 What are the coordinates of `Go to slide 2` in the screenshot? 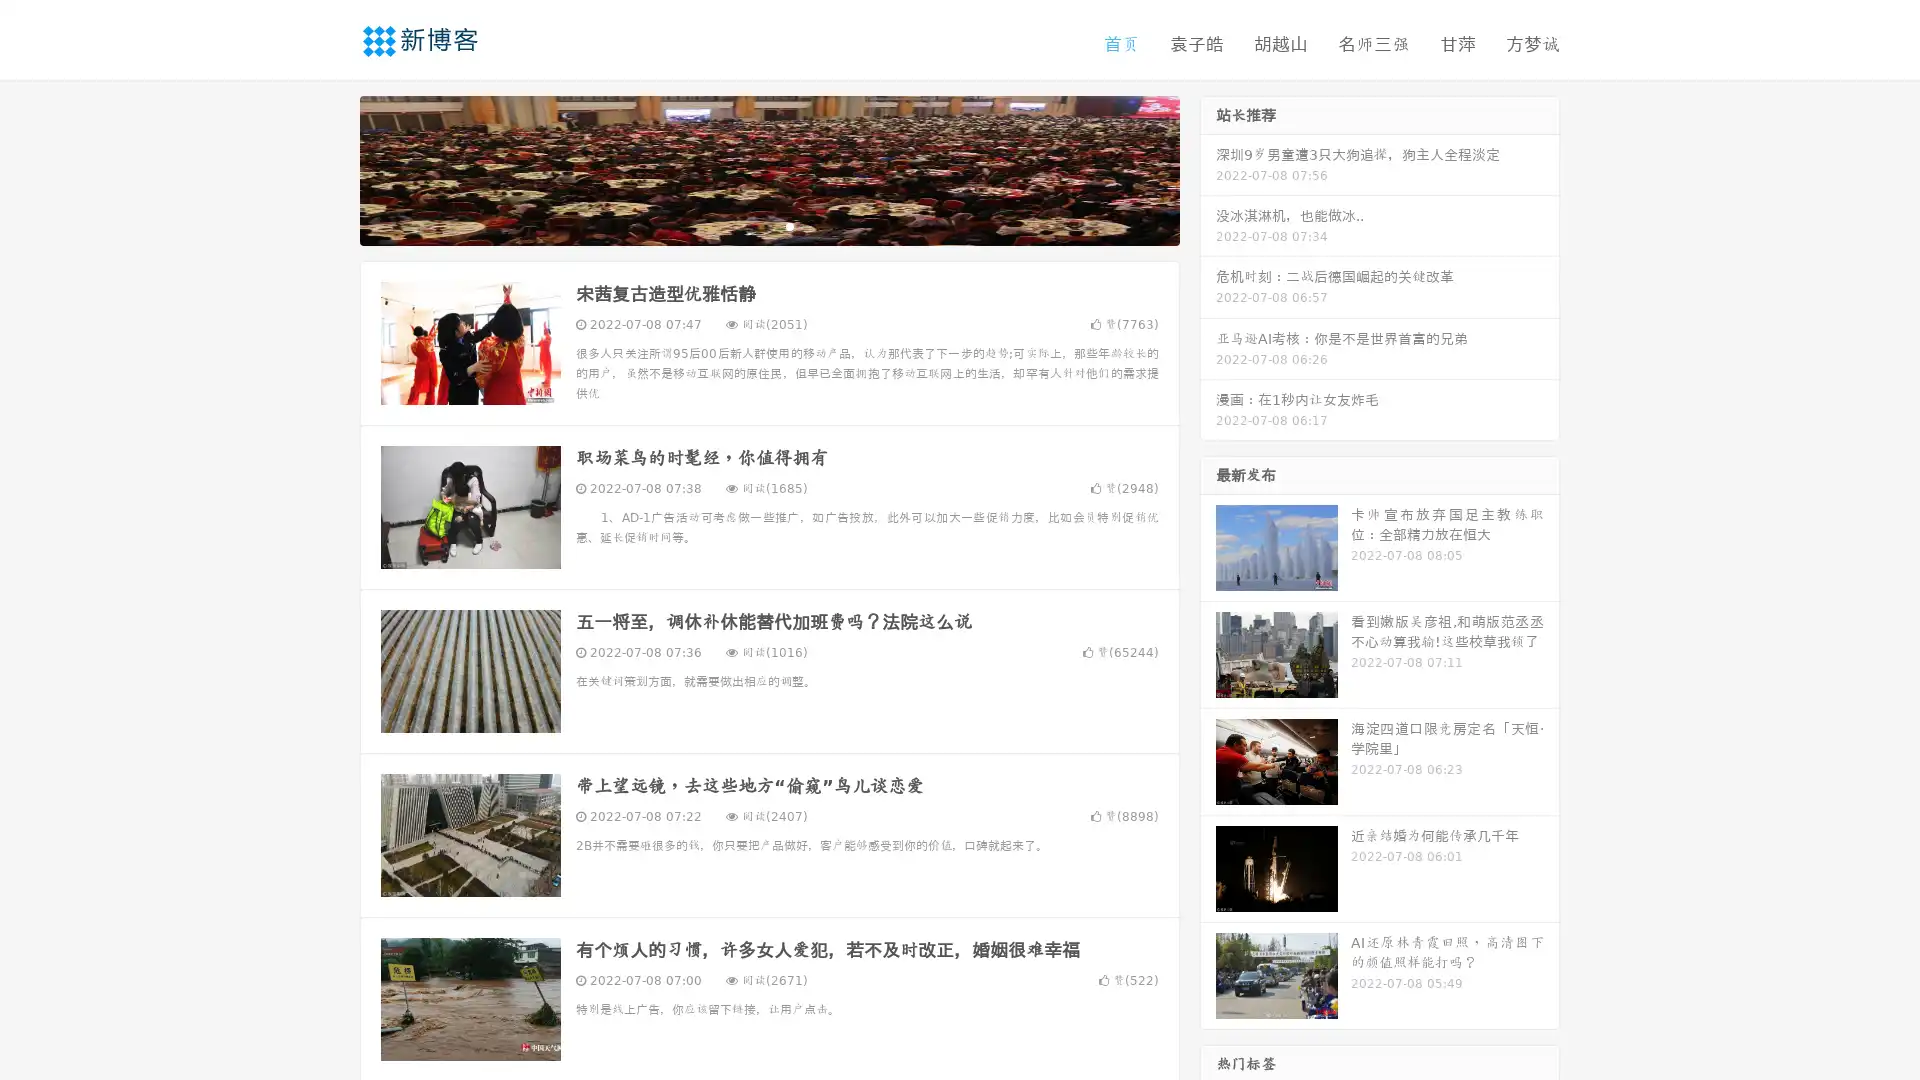 It's located at (768, 225).